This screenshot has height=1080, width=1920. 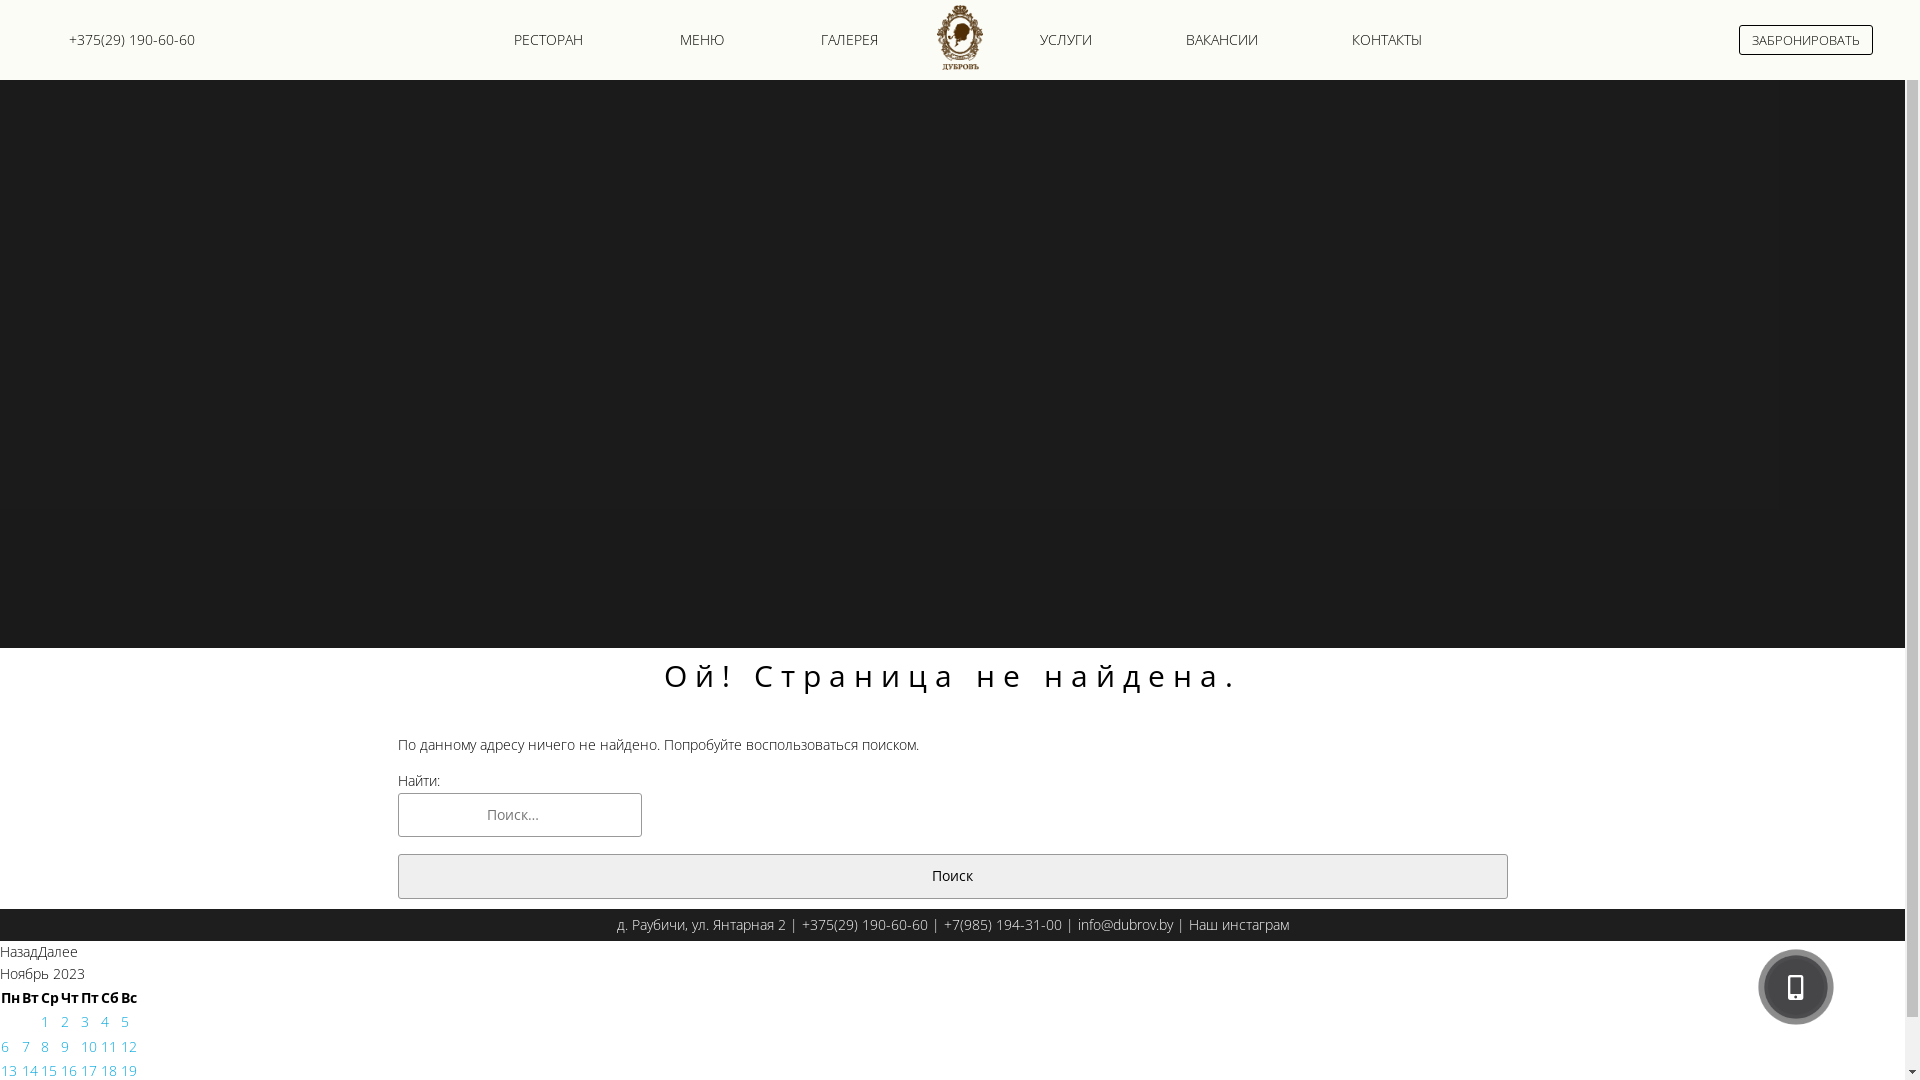 I want to click on '6', so click(x=4, y=1045).